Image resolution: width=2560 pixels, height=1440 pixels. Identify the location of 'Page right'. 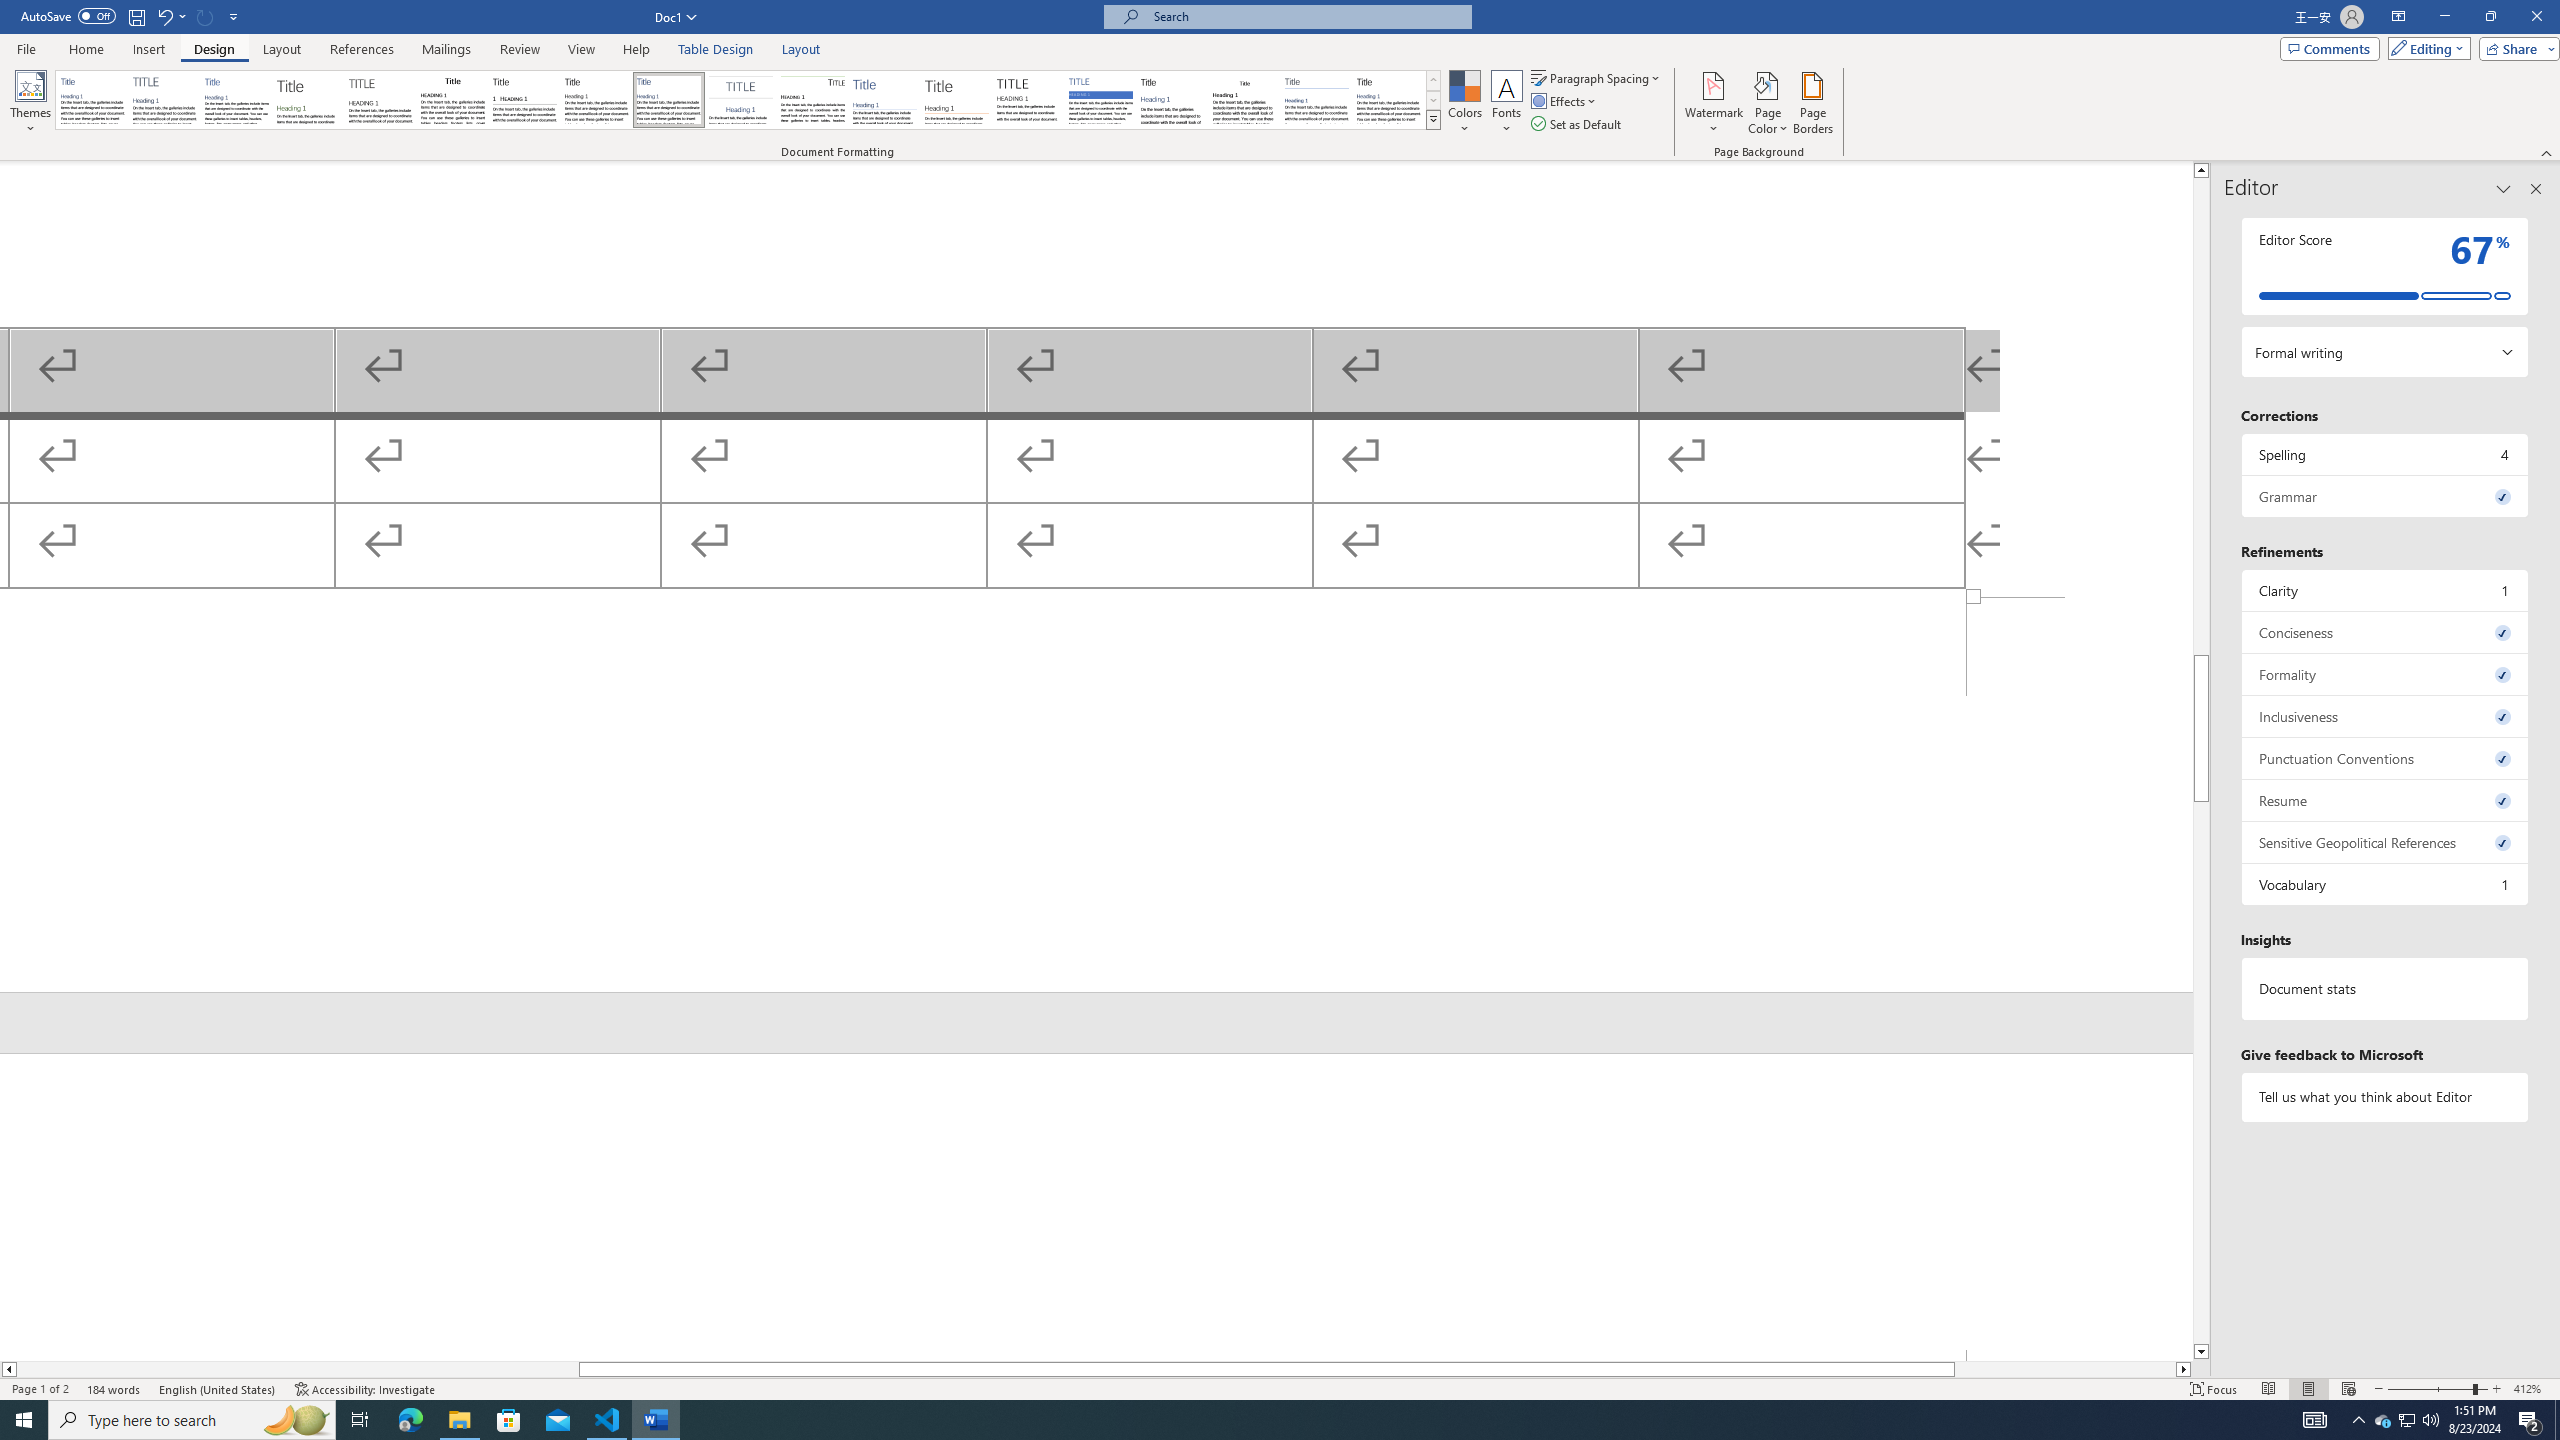
(2064, 1368).